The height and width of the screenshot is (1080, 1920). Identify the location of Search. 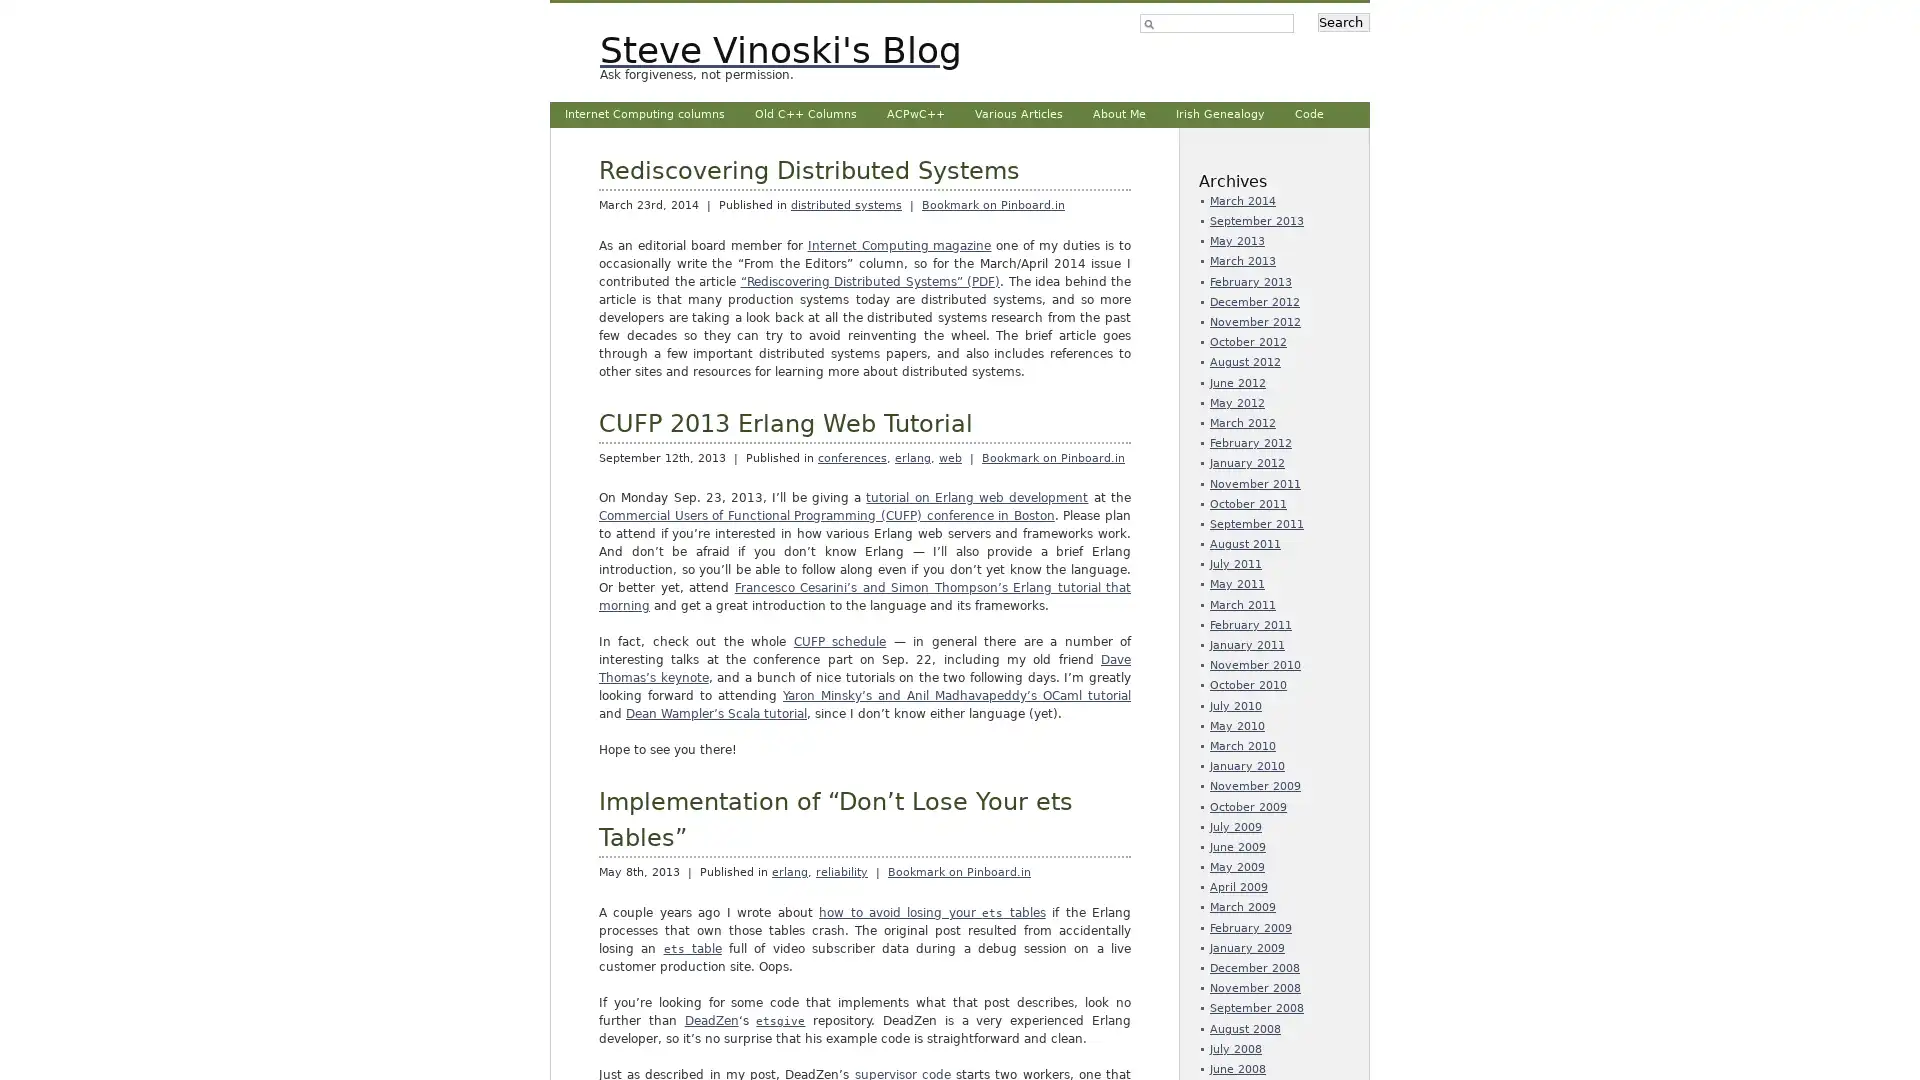
(1344, 22).